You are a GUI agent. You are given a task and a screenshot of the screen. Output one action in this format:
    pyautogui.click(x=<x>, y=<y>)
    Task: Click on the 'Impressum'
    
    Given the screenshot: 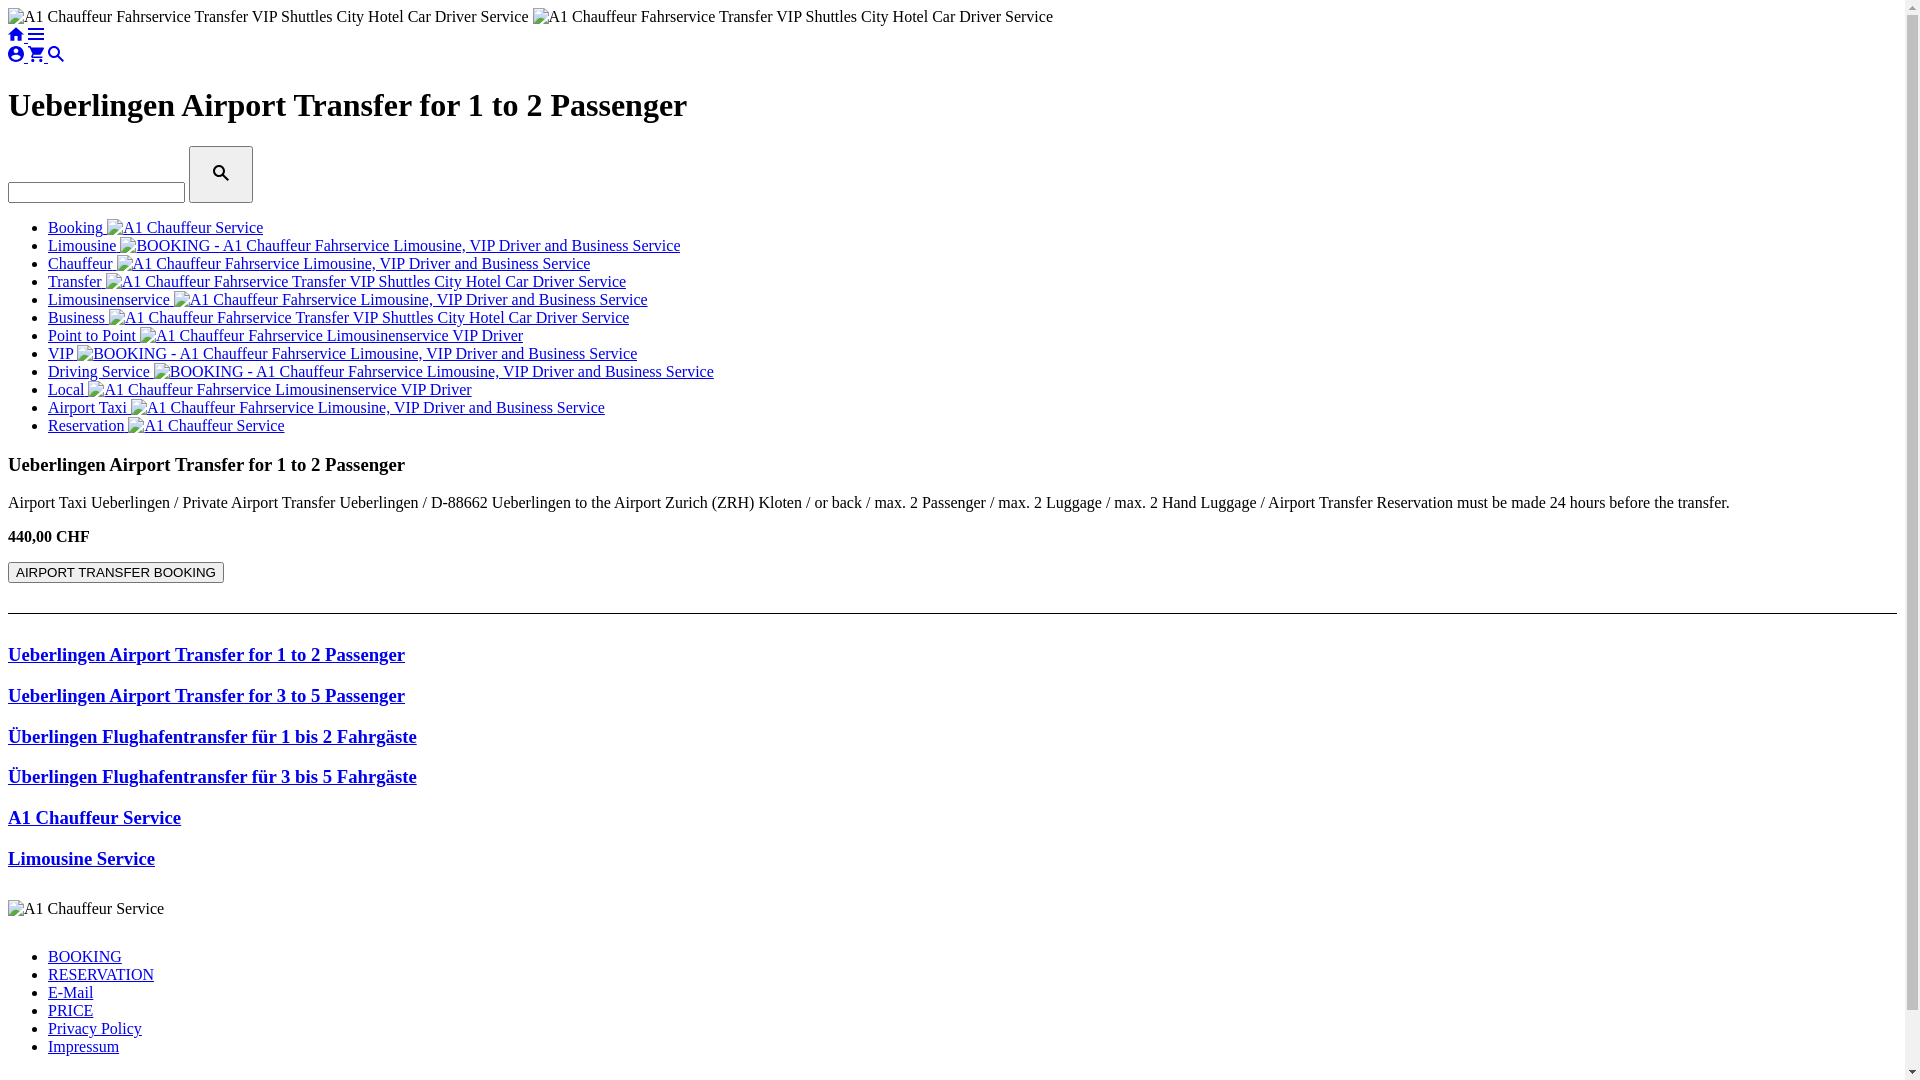 What is the action you would take?
    pyautogui.click(x=82, y=1045)
    